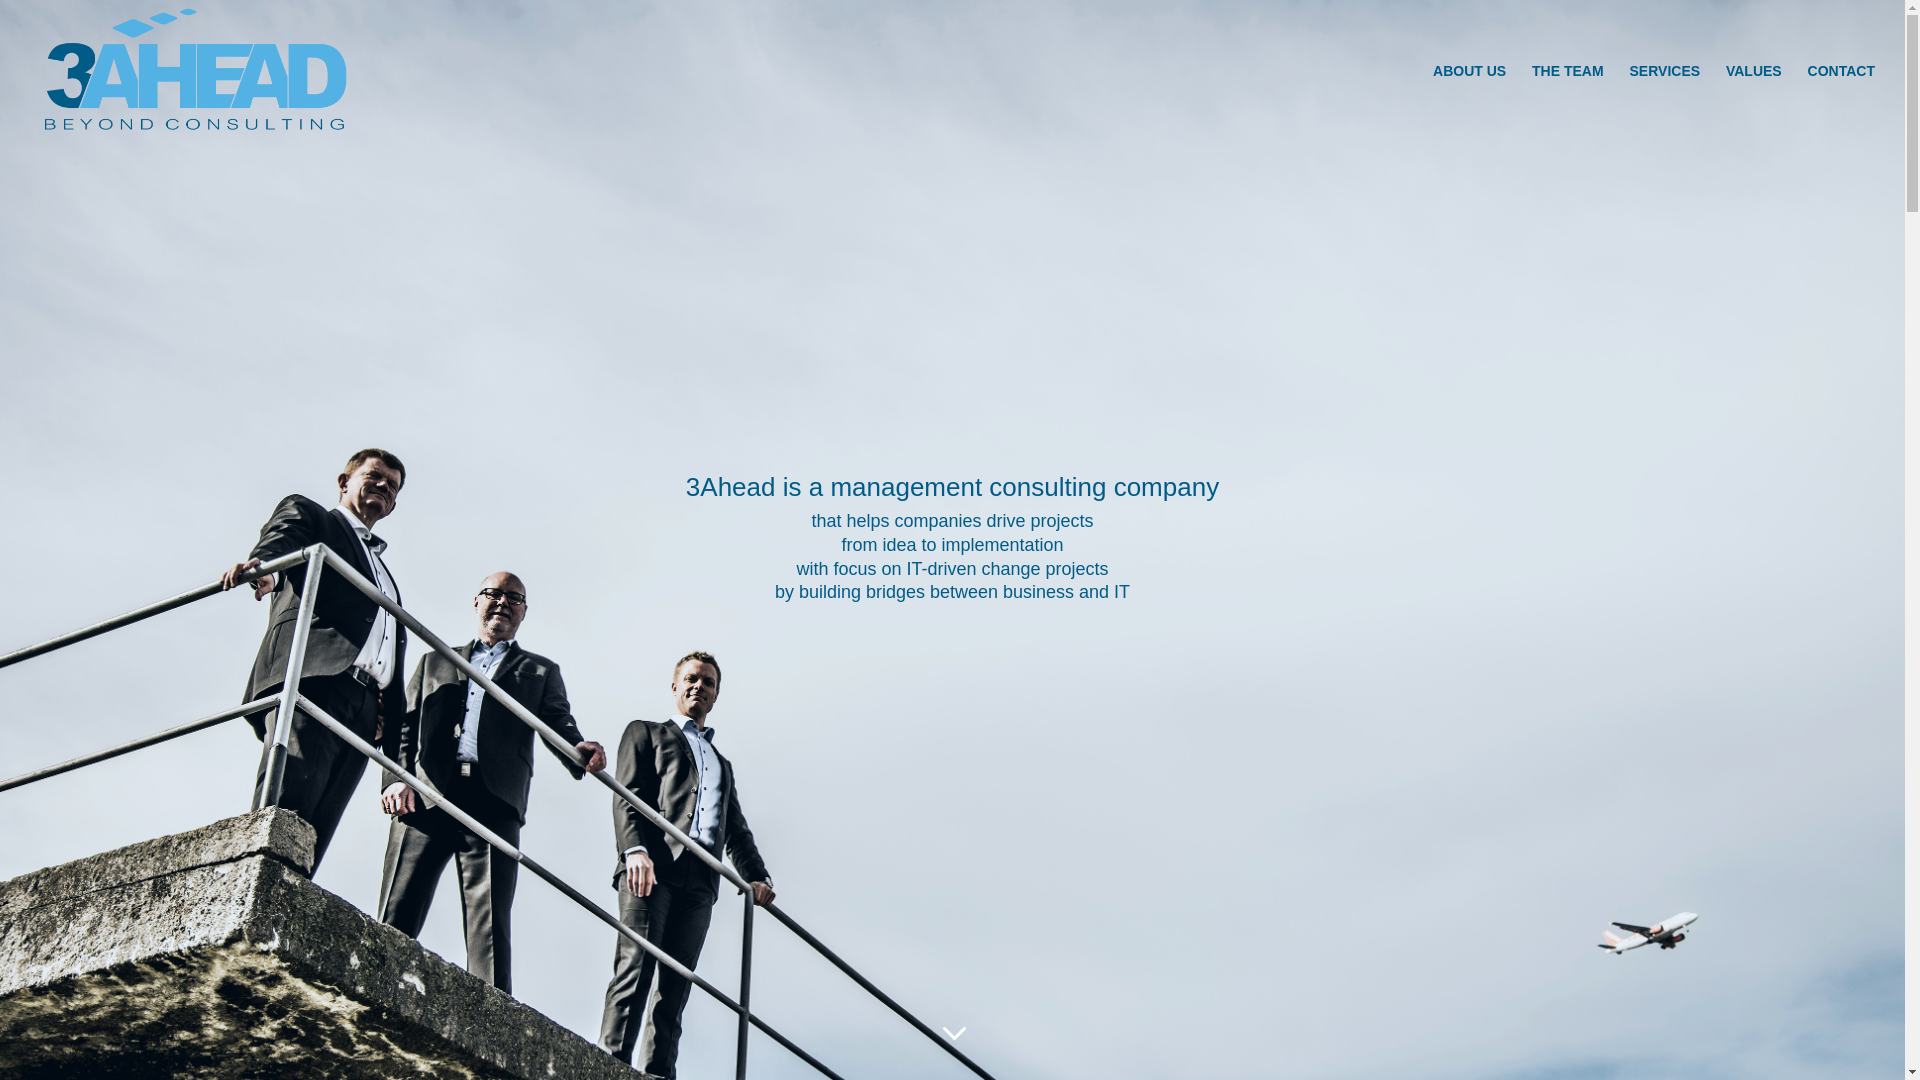  Describe the element at coordinates (1630, 103) in the screenshot. I see `'SERVICES'` at that location.